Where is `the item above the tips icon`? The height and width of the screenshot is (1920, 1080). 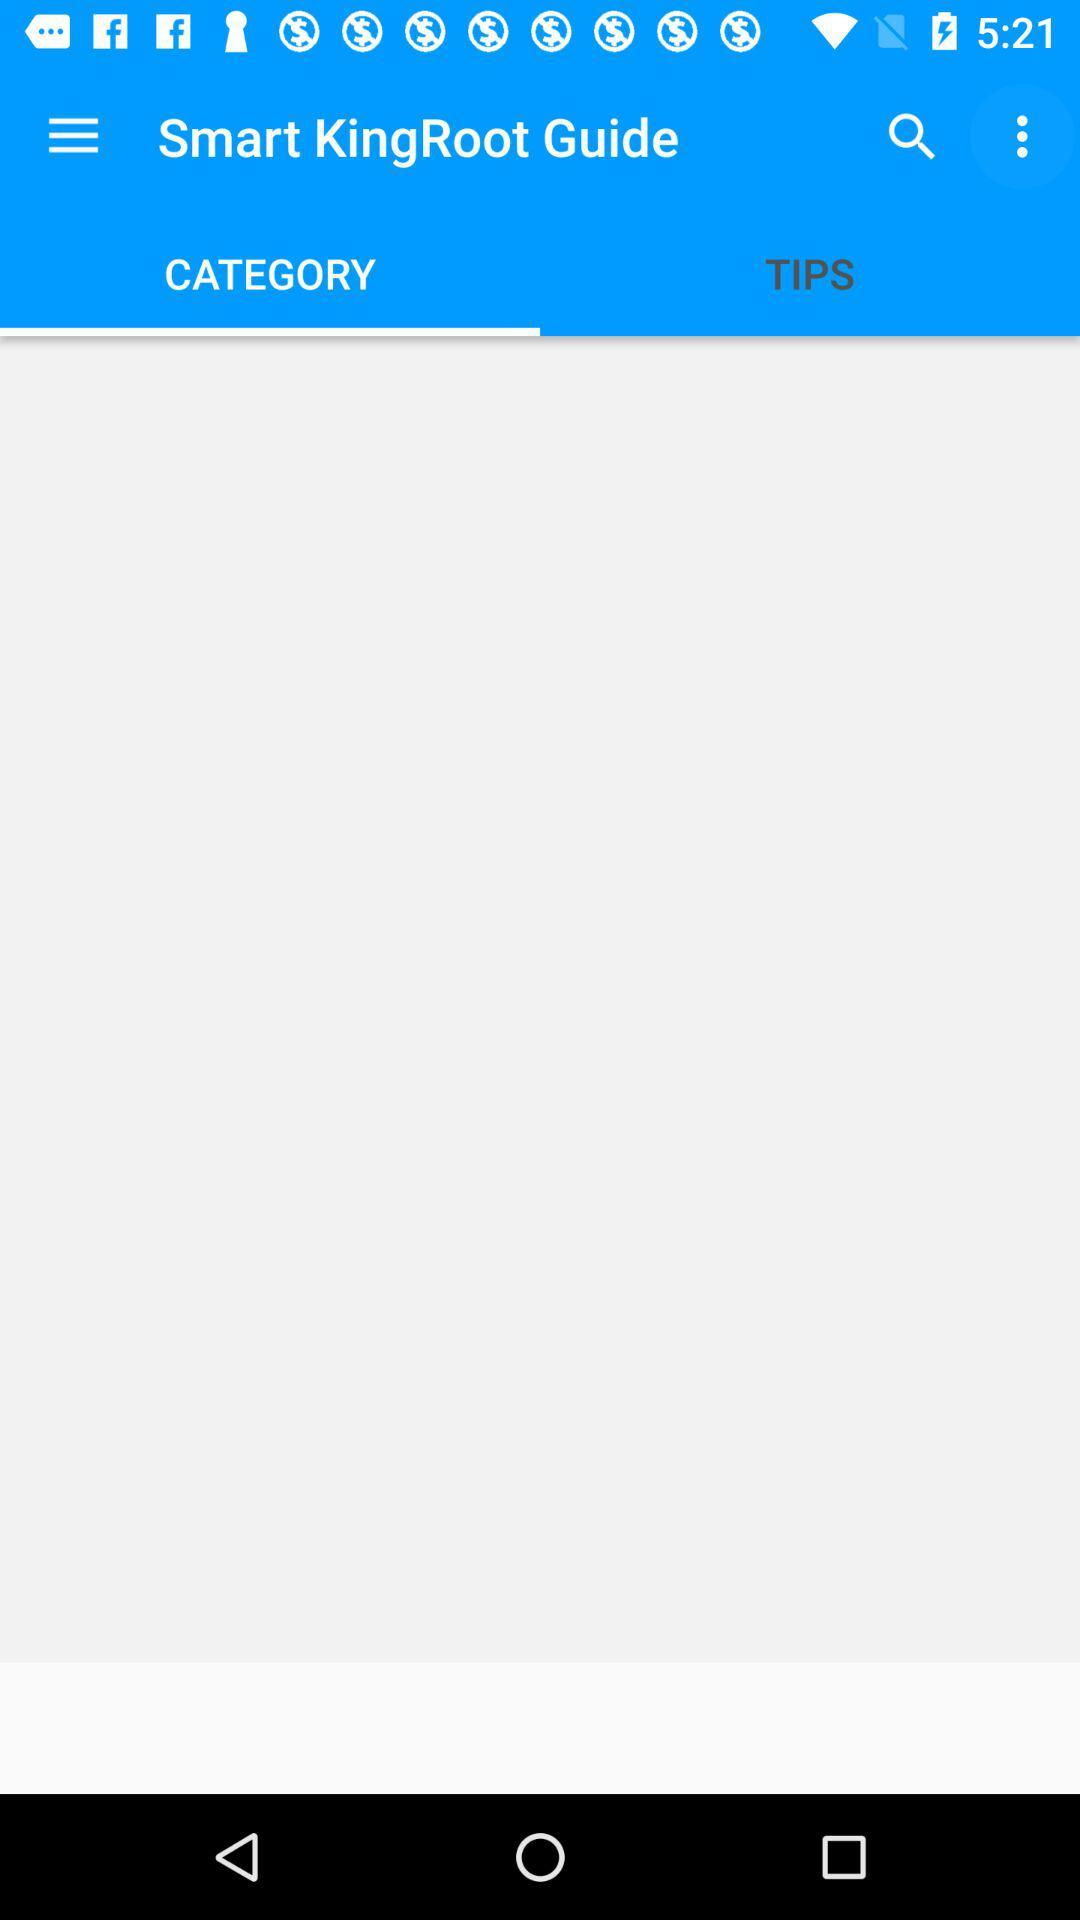
the item above the tips icon is located at coordinates (911, 135).